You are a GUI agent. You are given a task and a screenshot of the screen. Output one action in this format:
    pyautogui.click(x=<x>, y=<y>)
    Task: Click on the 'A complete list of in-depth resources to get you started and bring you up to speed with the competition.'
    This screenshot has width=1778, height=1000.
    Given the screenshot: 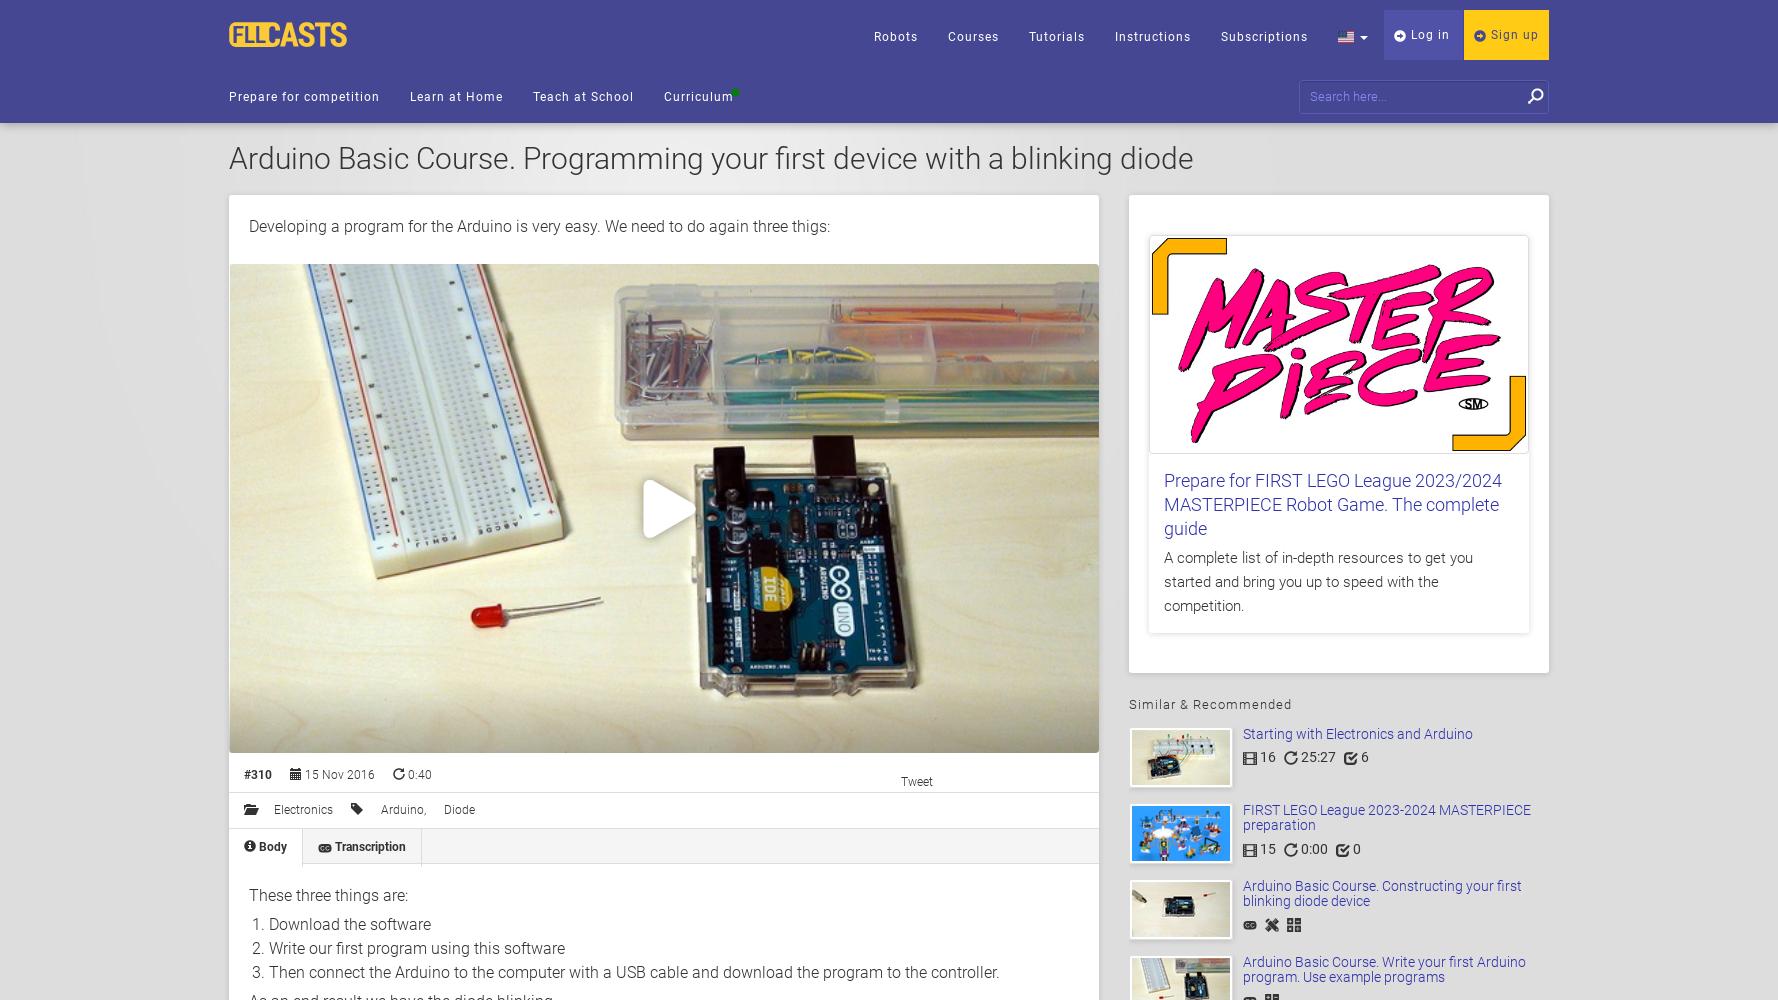 What is the action you would take?
    pyautogui.click(x=1318, y=581)
    